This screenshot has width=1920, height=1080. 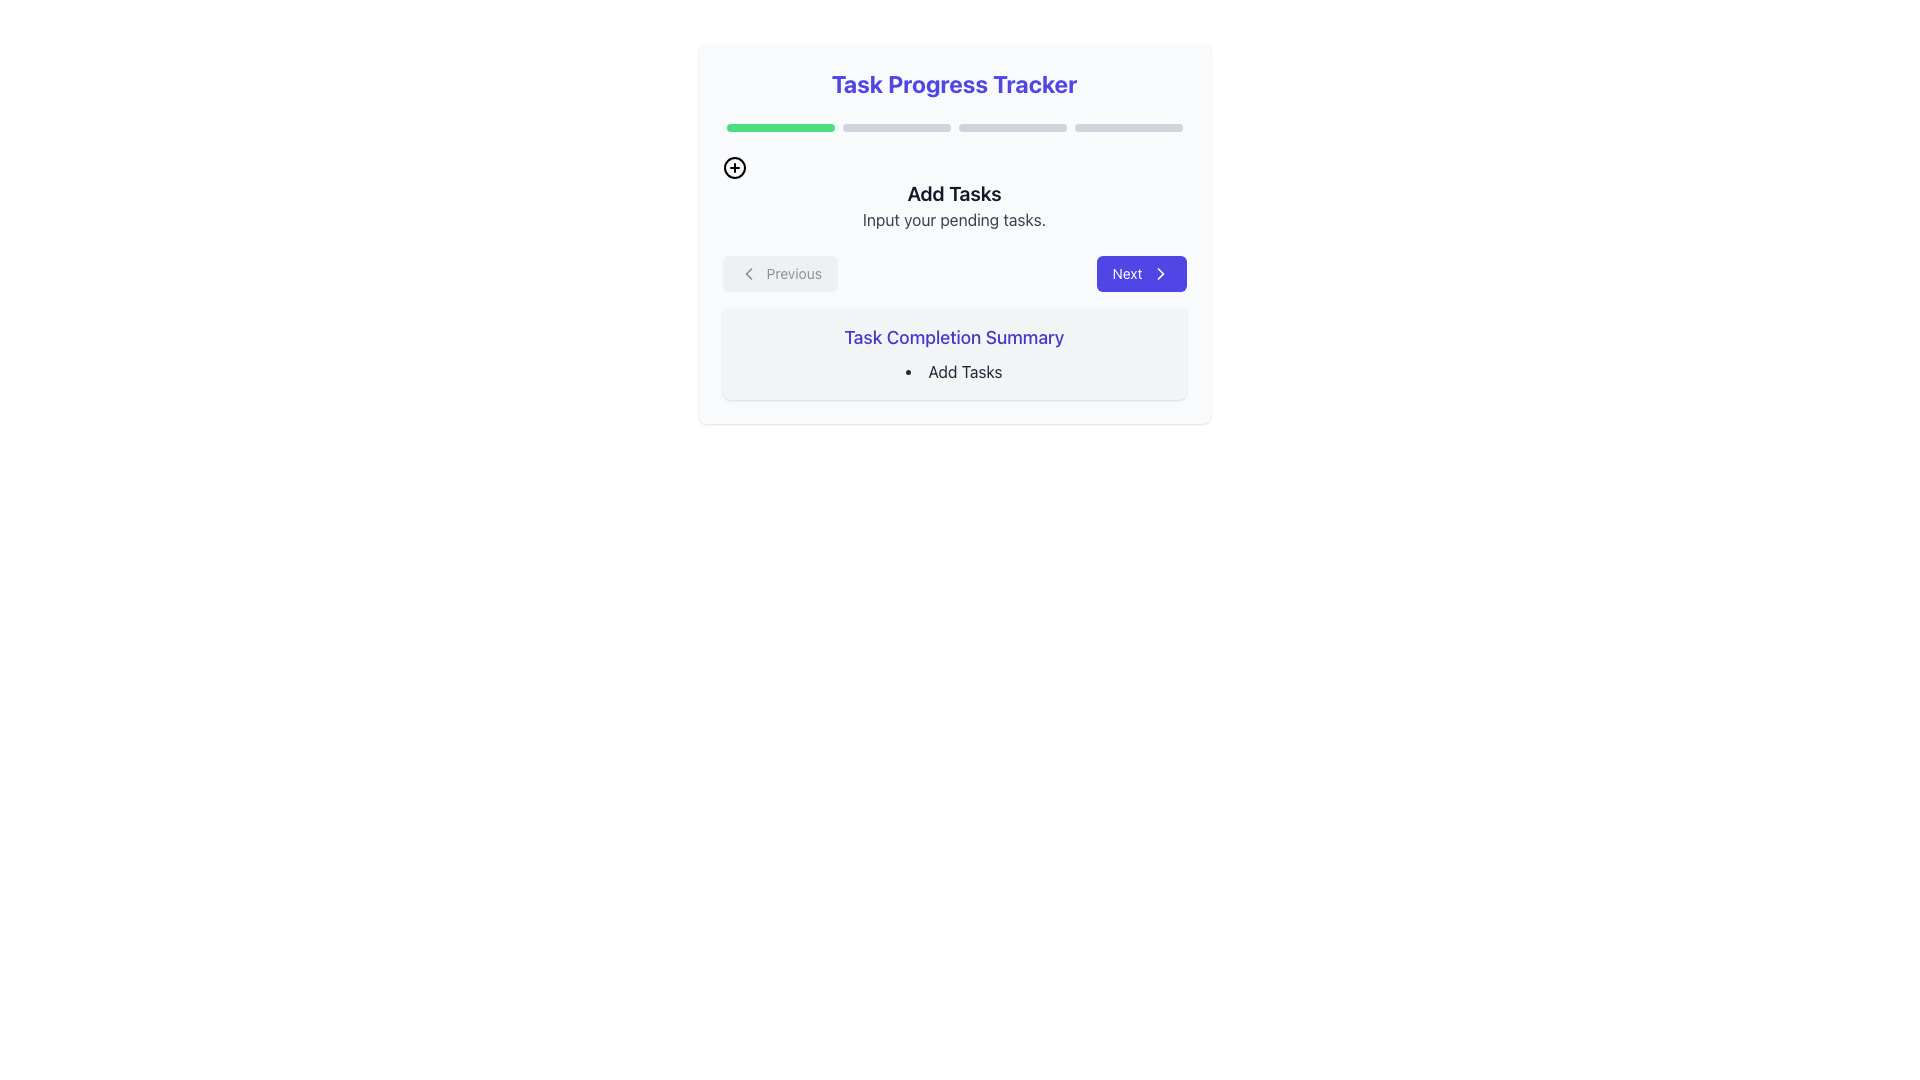 What do you see at coordinates (953, 193) in the screenshot?
I see `the heading text element located near the upper center of the interface, beneath the circular plus icon, above the text 'Input your pending tasks.'` at bounding box center [953, 193].